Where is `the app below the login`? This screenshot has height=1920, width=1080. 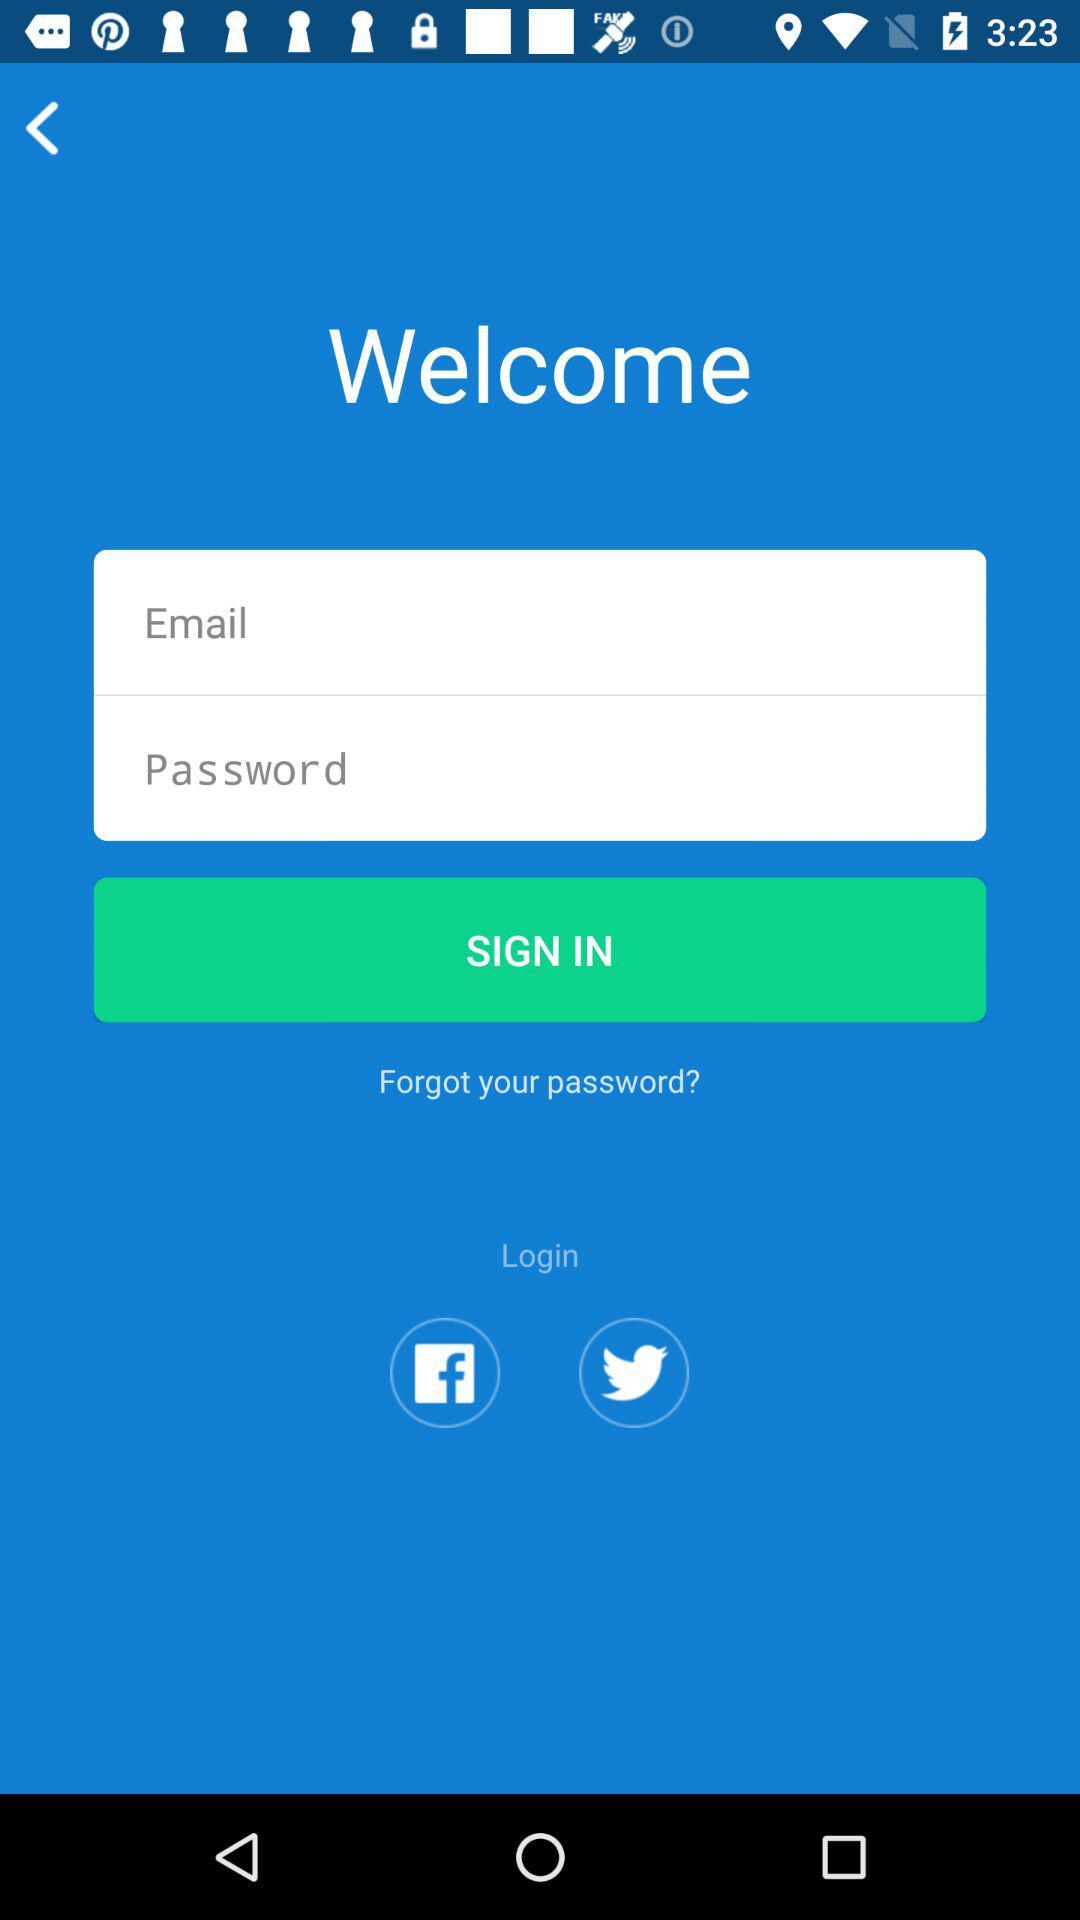 the app below the login is located at coordinates (444, 1371).